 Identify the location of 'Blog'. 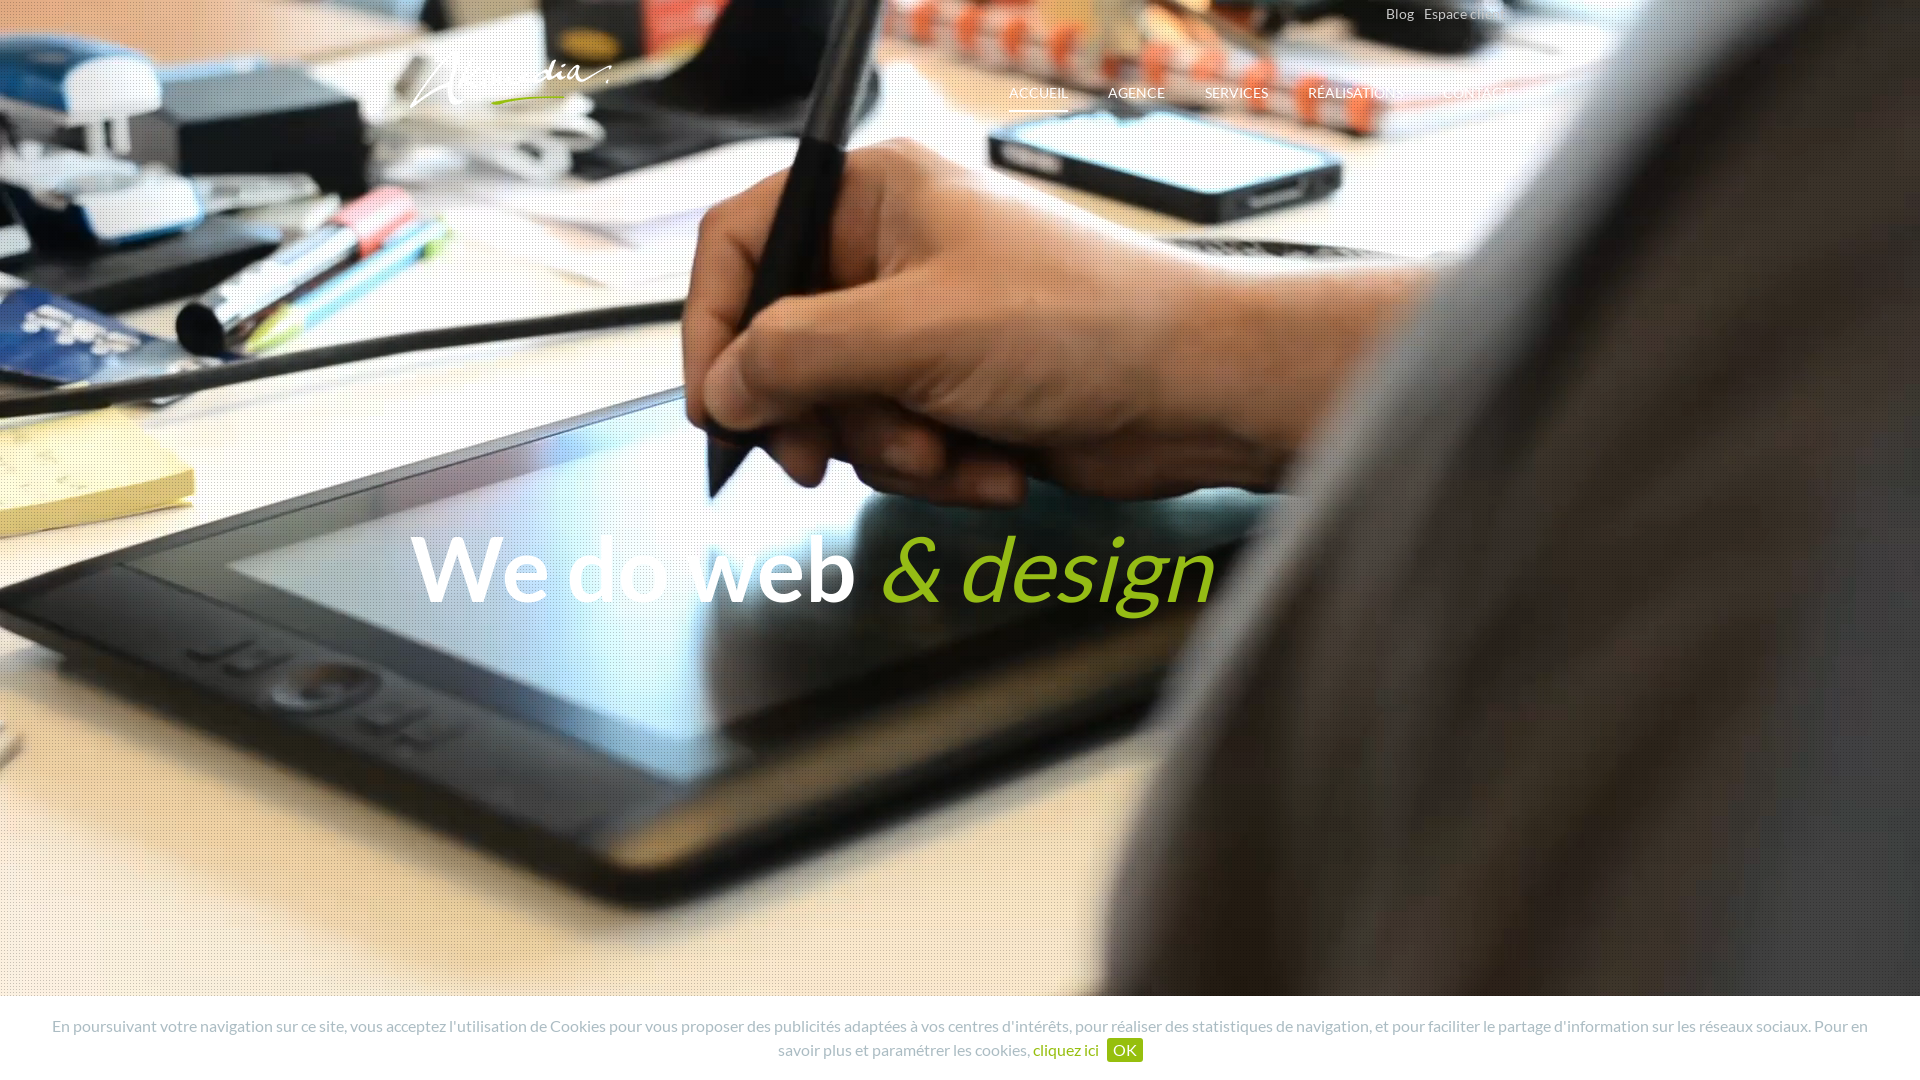
(1399, 13).